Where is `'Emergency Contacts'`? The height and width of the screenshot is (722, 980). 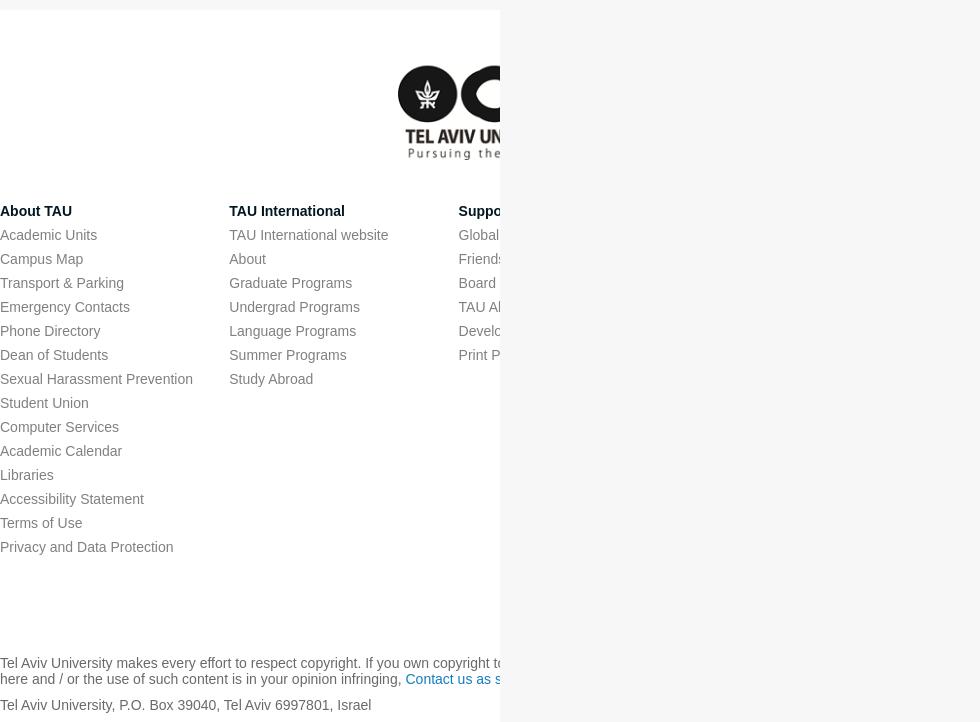 'Emergency Contacts' is located at coordinates (64, 305).